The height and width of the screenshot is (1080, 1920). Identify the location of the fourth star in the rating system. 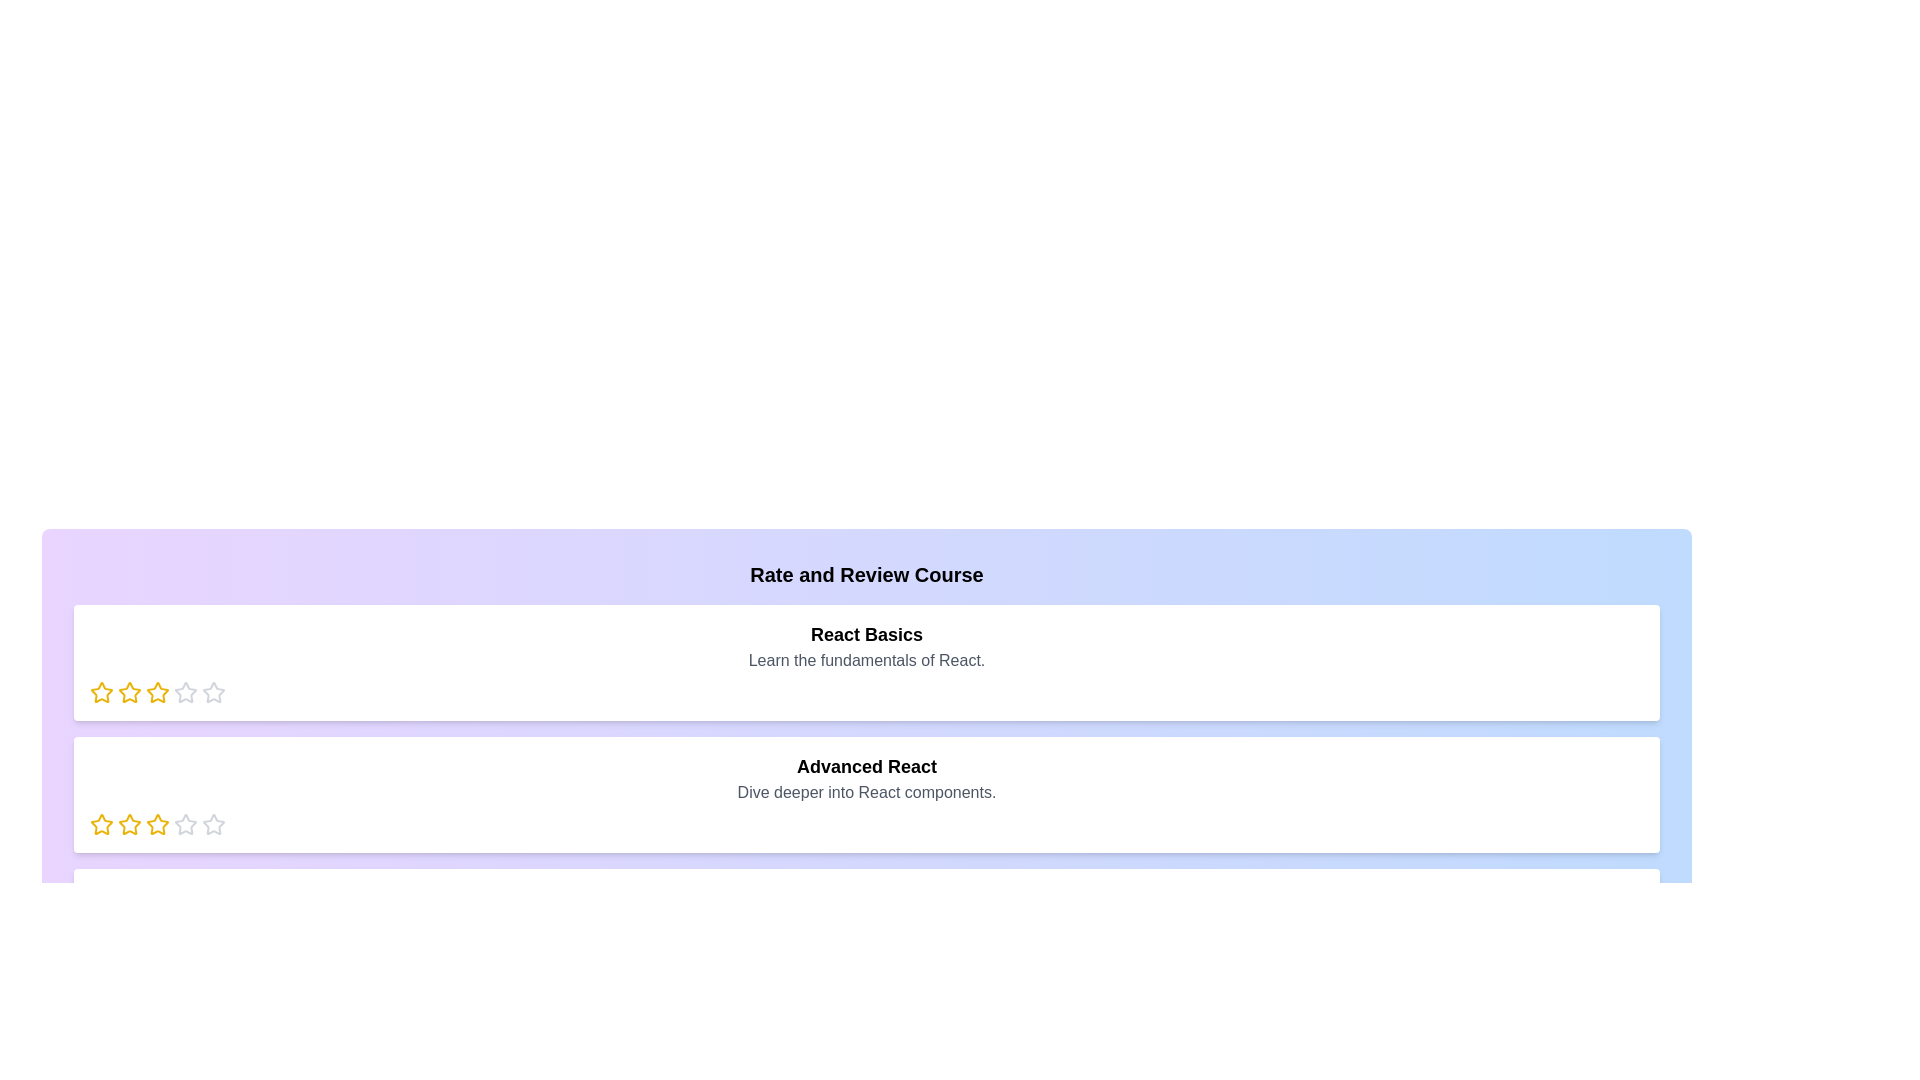
(214, 691).